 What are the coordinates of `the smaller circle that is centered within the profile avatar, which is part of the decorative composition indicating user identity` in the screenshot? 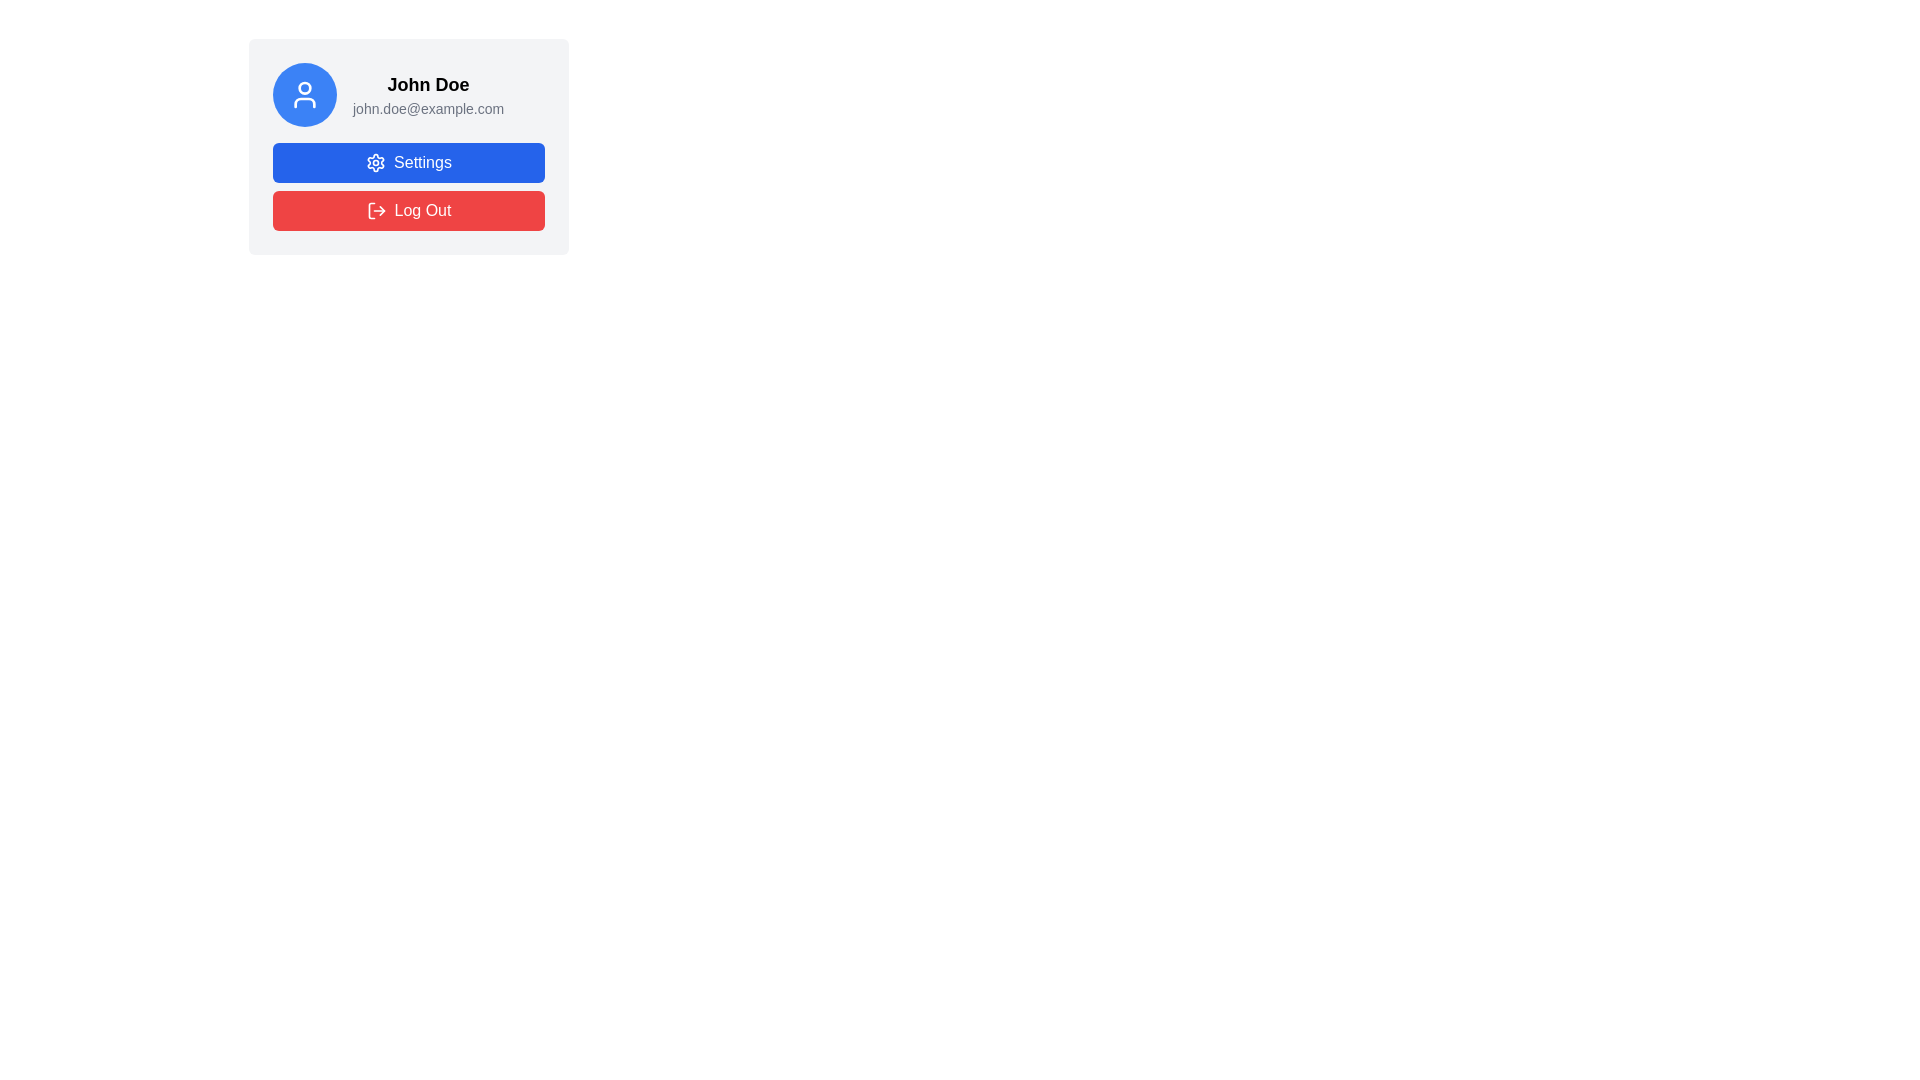 It's located at (304, 87).